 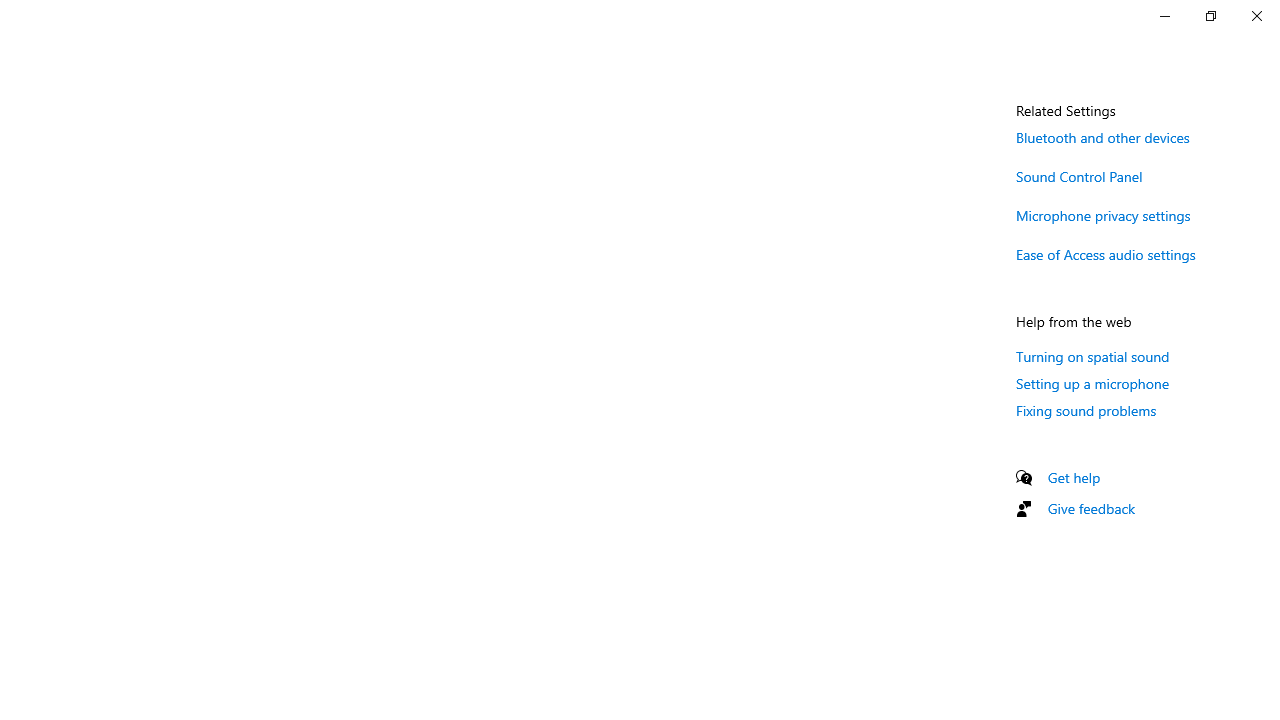 I want to click on 'Fixing sound problems', so click(x=1085, y=409).